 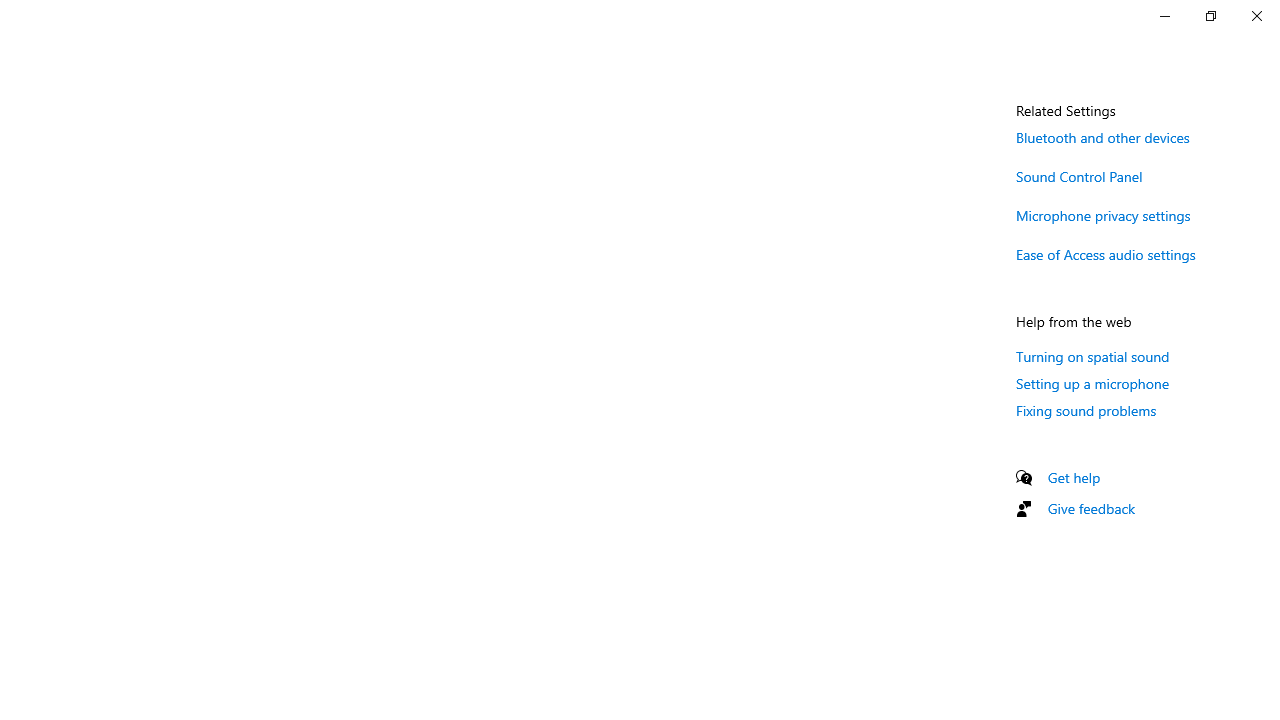 I want to click on 'Fixing sound problems', so click(x=1085, y=409).